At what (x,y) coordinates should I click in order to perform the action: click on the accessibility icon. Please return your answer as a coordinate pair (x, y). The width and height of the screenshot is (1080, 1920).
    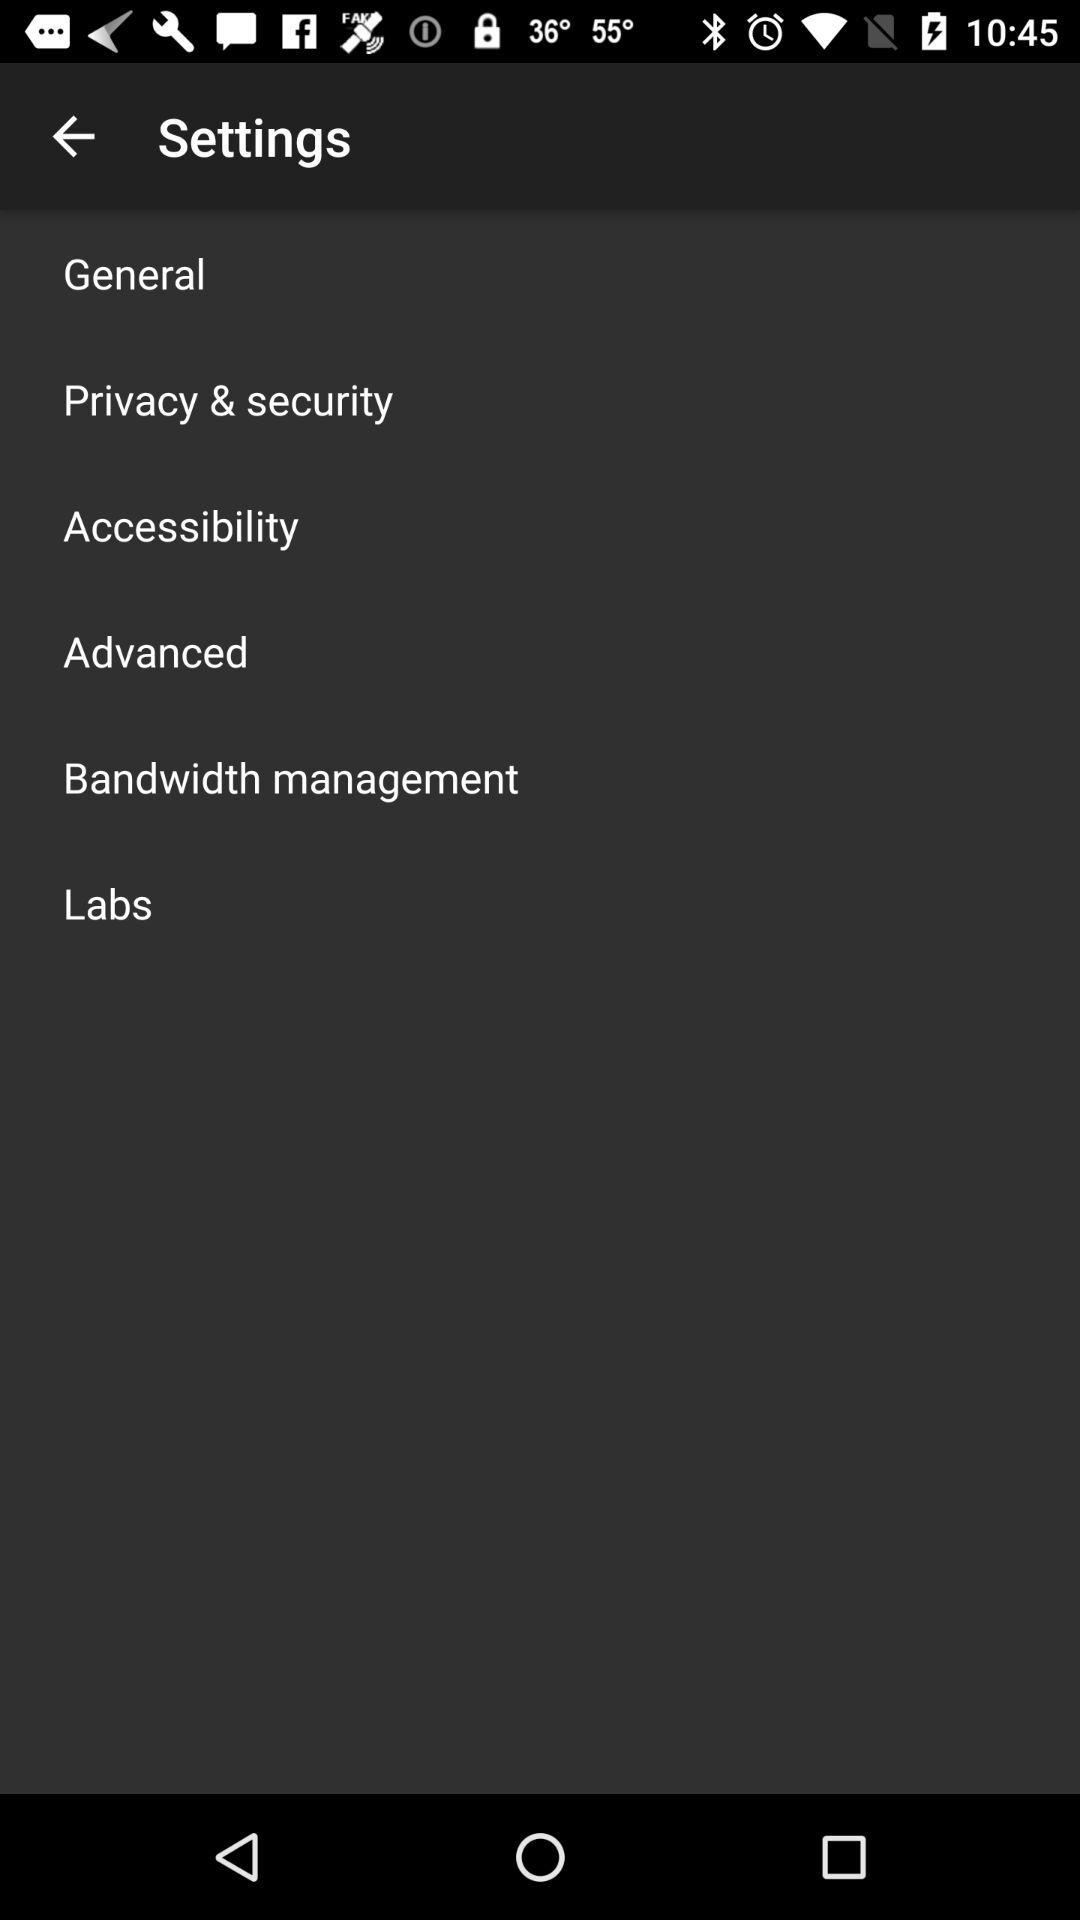
    Looking at the image, I should click on (181, 524).